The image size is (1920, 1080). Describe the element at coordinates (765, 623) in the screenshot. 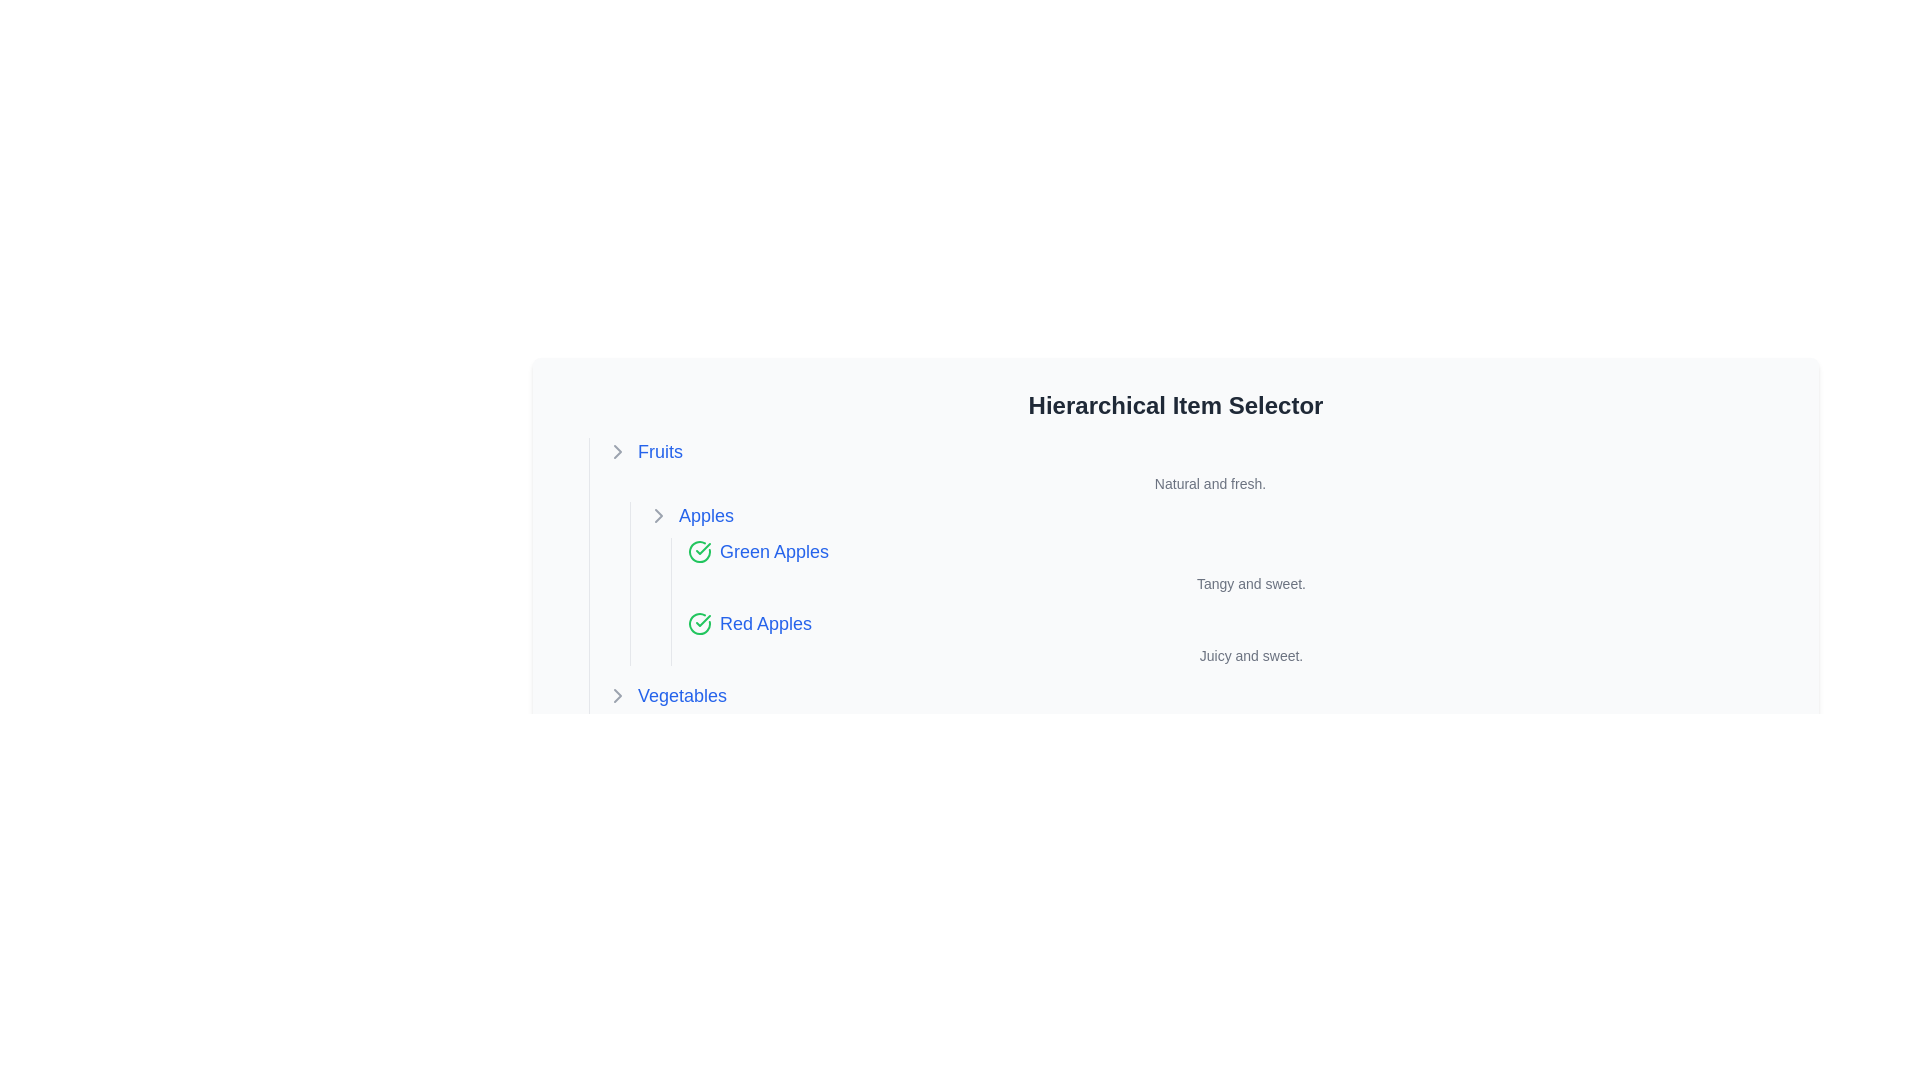

I see `the interactive text label representing 'Red Apples'` at that location.